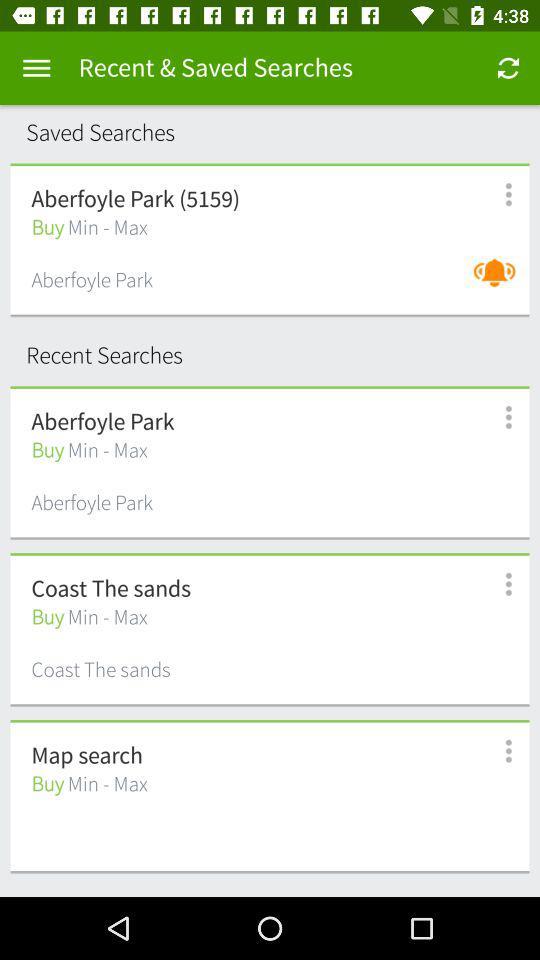  Describe the element at coordinates (498, 282) in the screenshot. I see `get notifications about property` at that location.